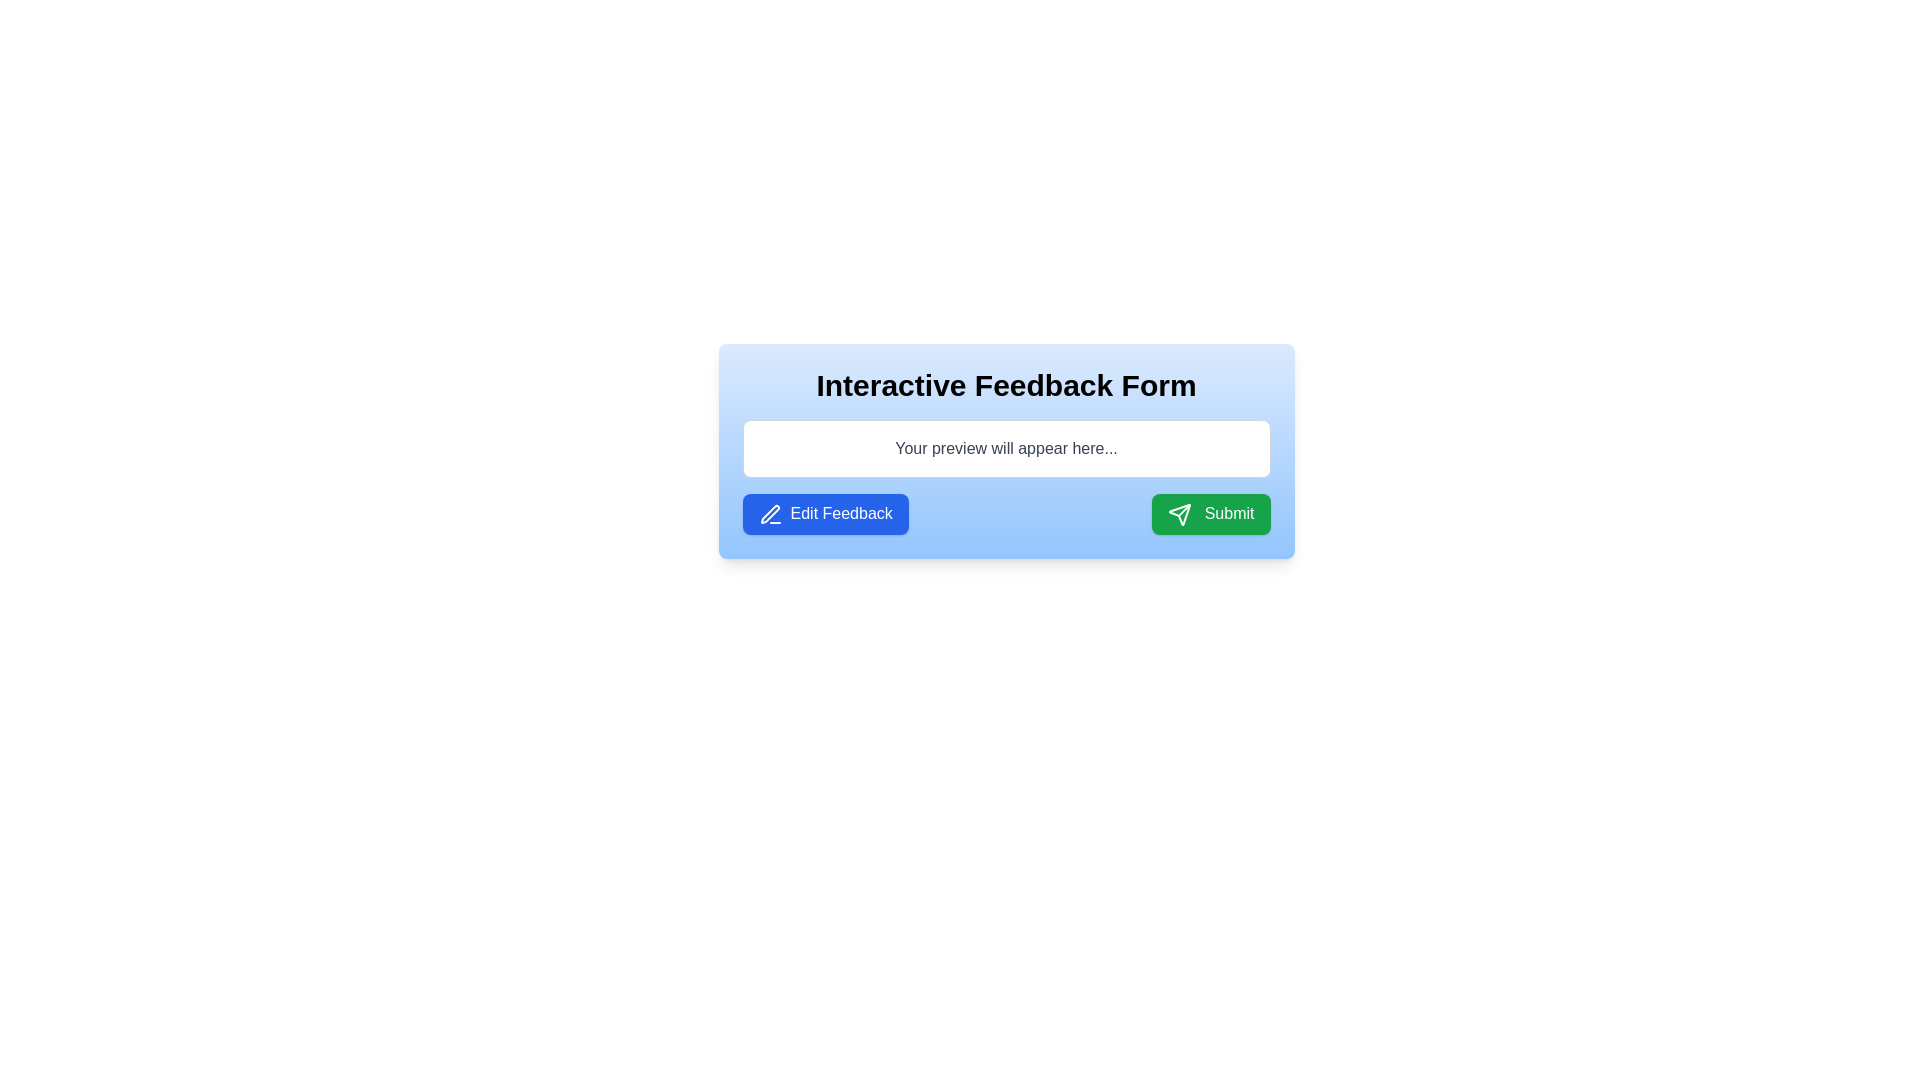 The width and height of the screenshot is (1920, 1080). What do you see at coordinates (1180, 513) in the screenshot?
I see `the graphical design of the paper airplane icon embedded within the green 'Submit' button` at bounding box center [1180, 513].